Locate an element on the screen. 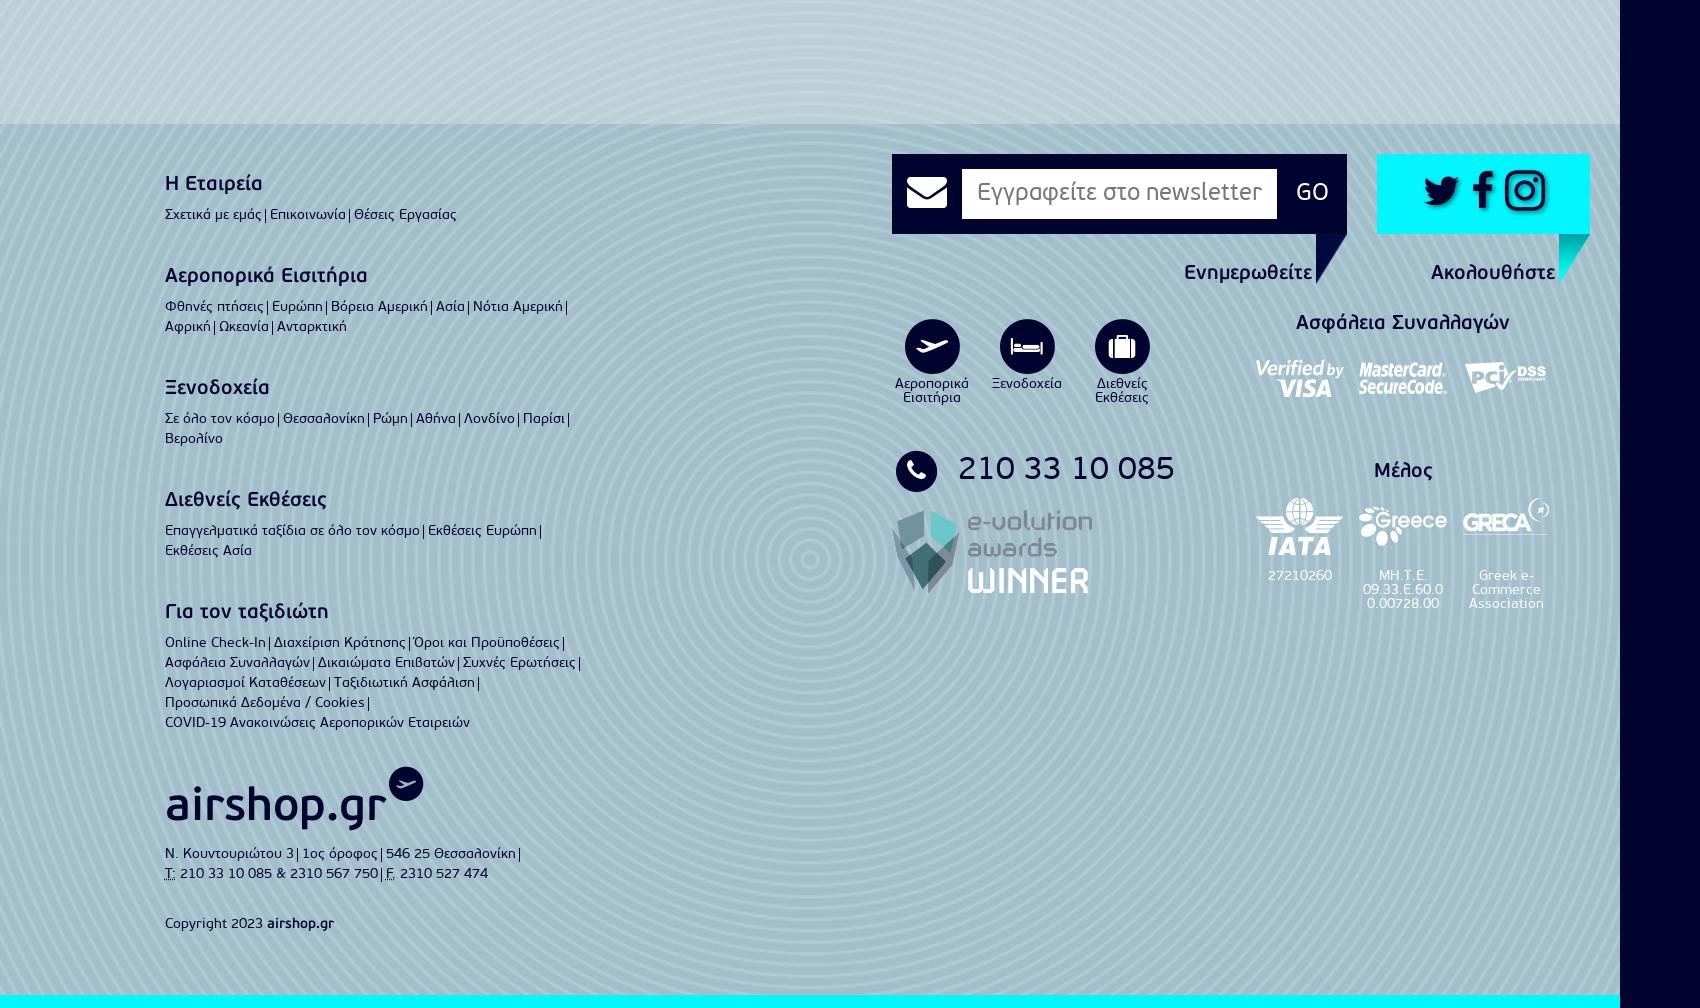  'Greek e-Commerce Association' is located at coordinates (1505, 590).